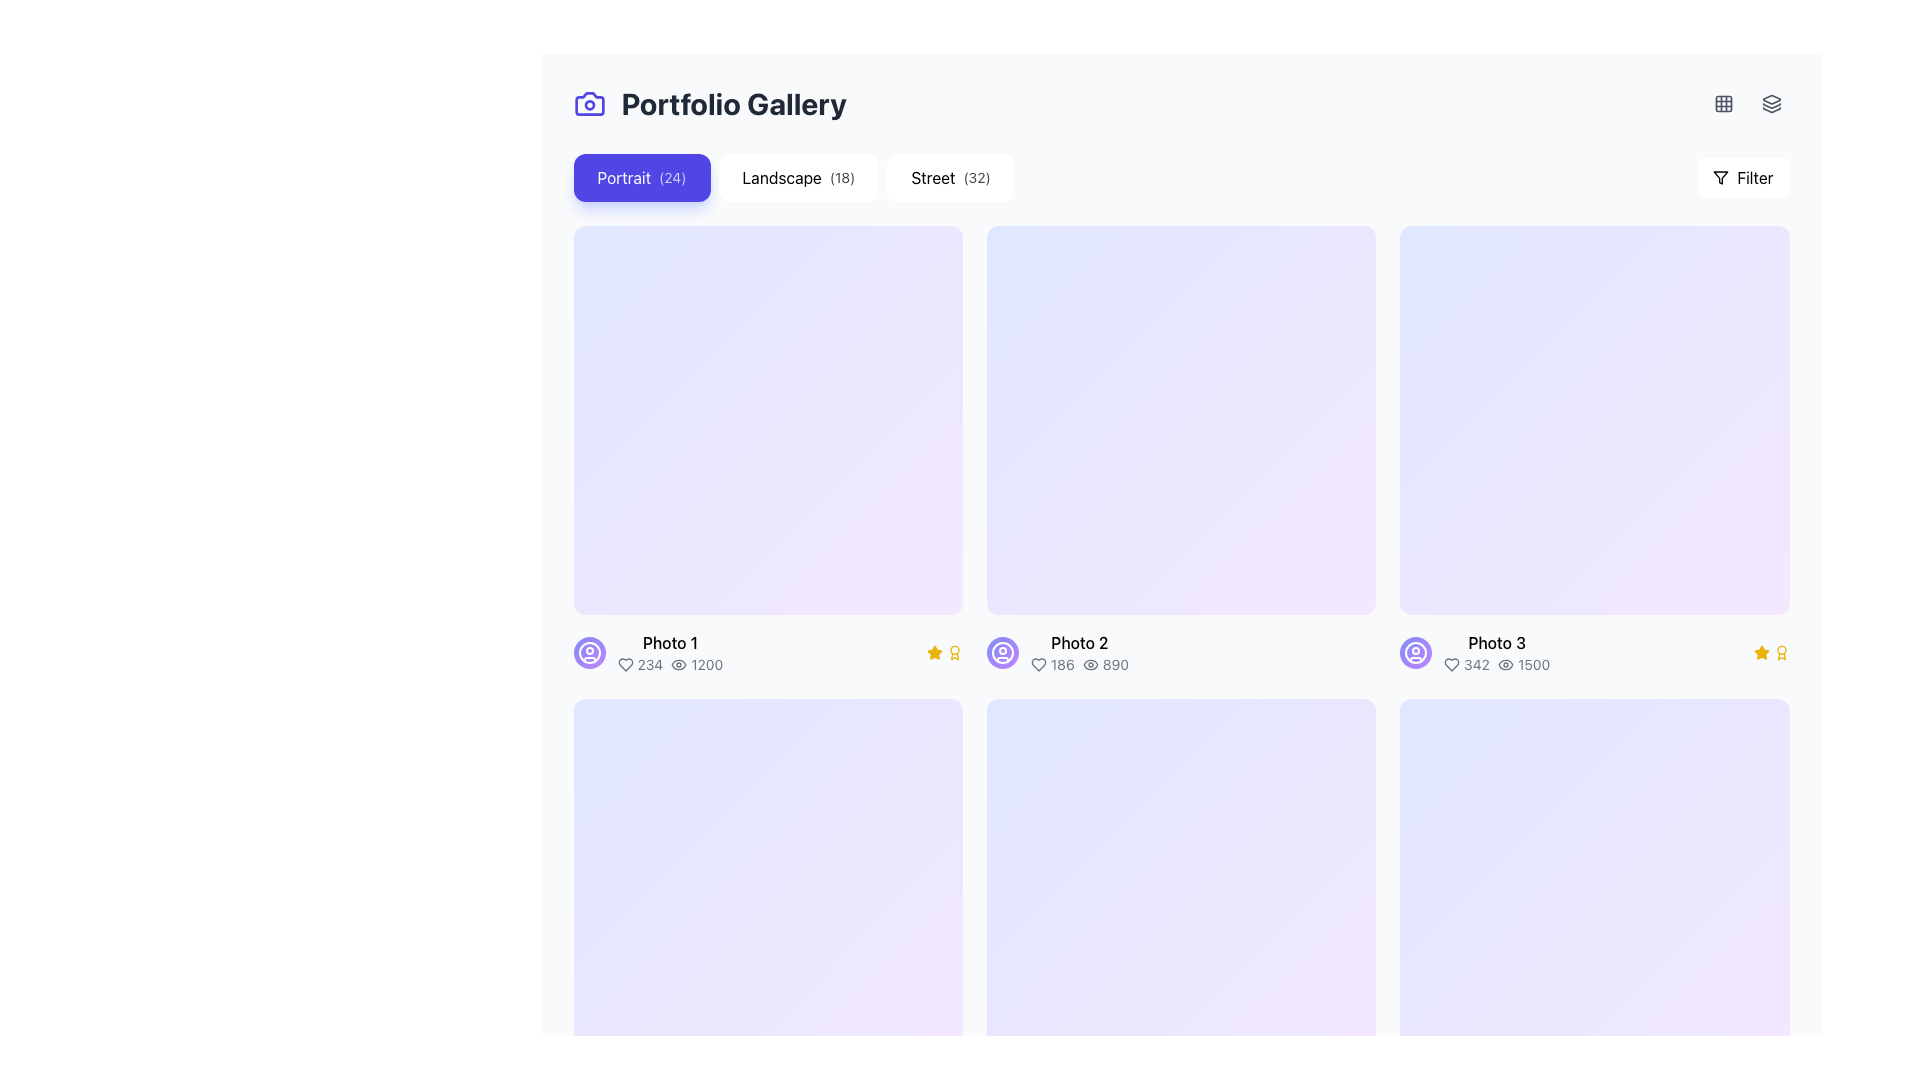  What do you see at coordinates (1746, 104) in the screenshot?
I see `the decorative red circular marker that is centrally located between the 'grid' and 'layers' icons in the top-right portion of the UI` at bounding box center [1746, 104].